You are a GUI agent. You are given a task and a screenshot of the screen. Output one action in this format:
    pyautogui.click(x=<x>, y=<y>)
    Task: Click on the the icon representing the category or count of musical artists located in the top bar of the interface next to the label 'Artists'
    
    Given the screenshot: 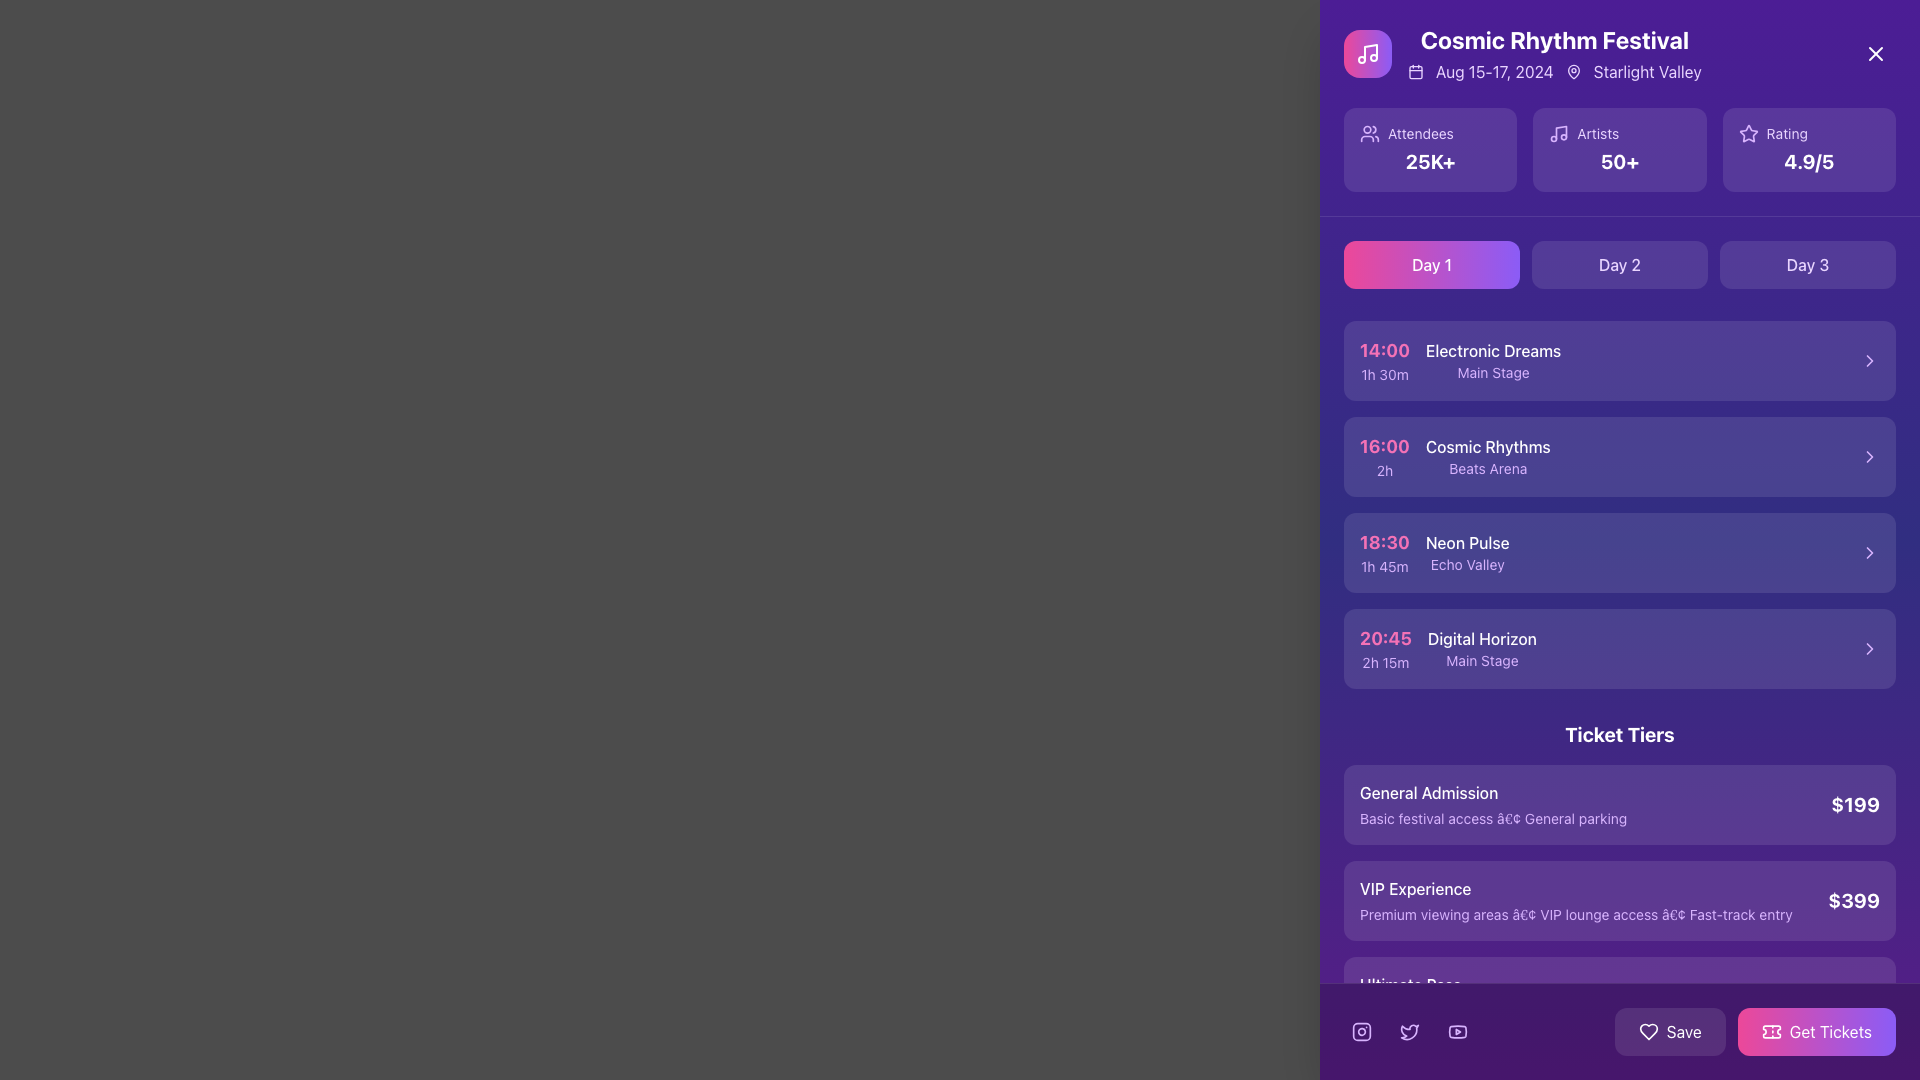 What is the action you would take?
    pyautogui.click(x=1558, y=134)
    